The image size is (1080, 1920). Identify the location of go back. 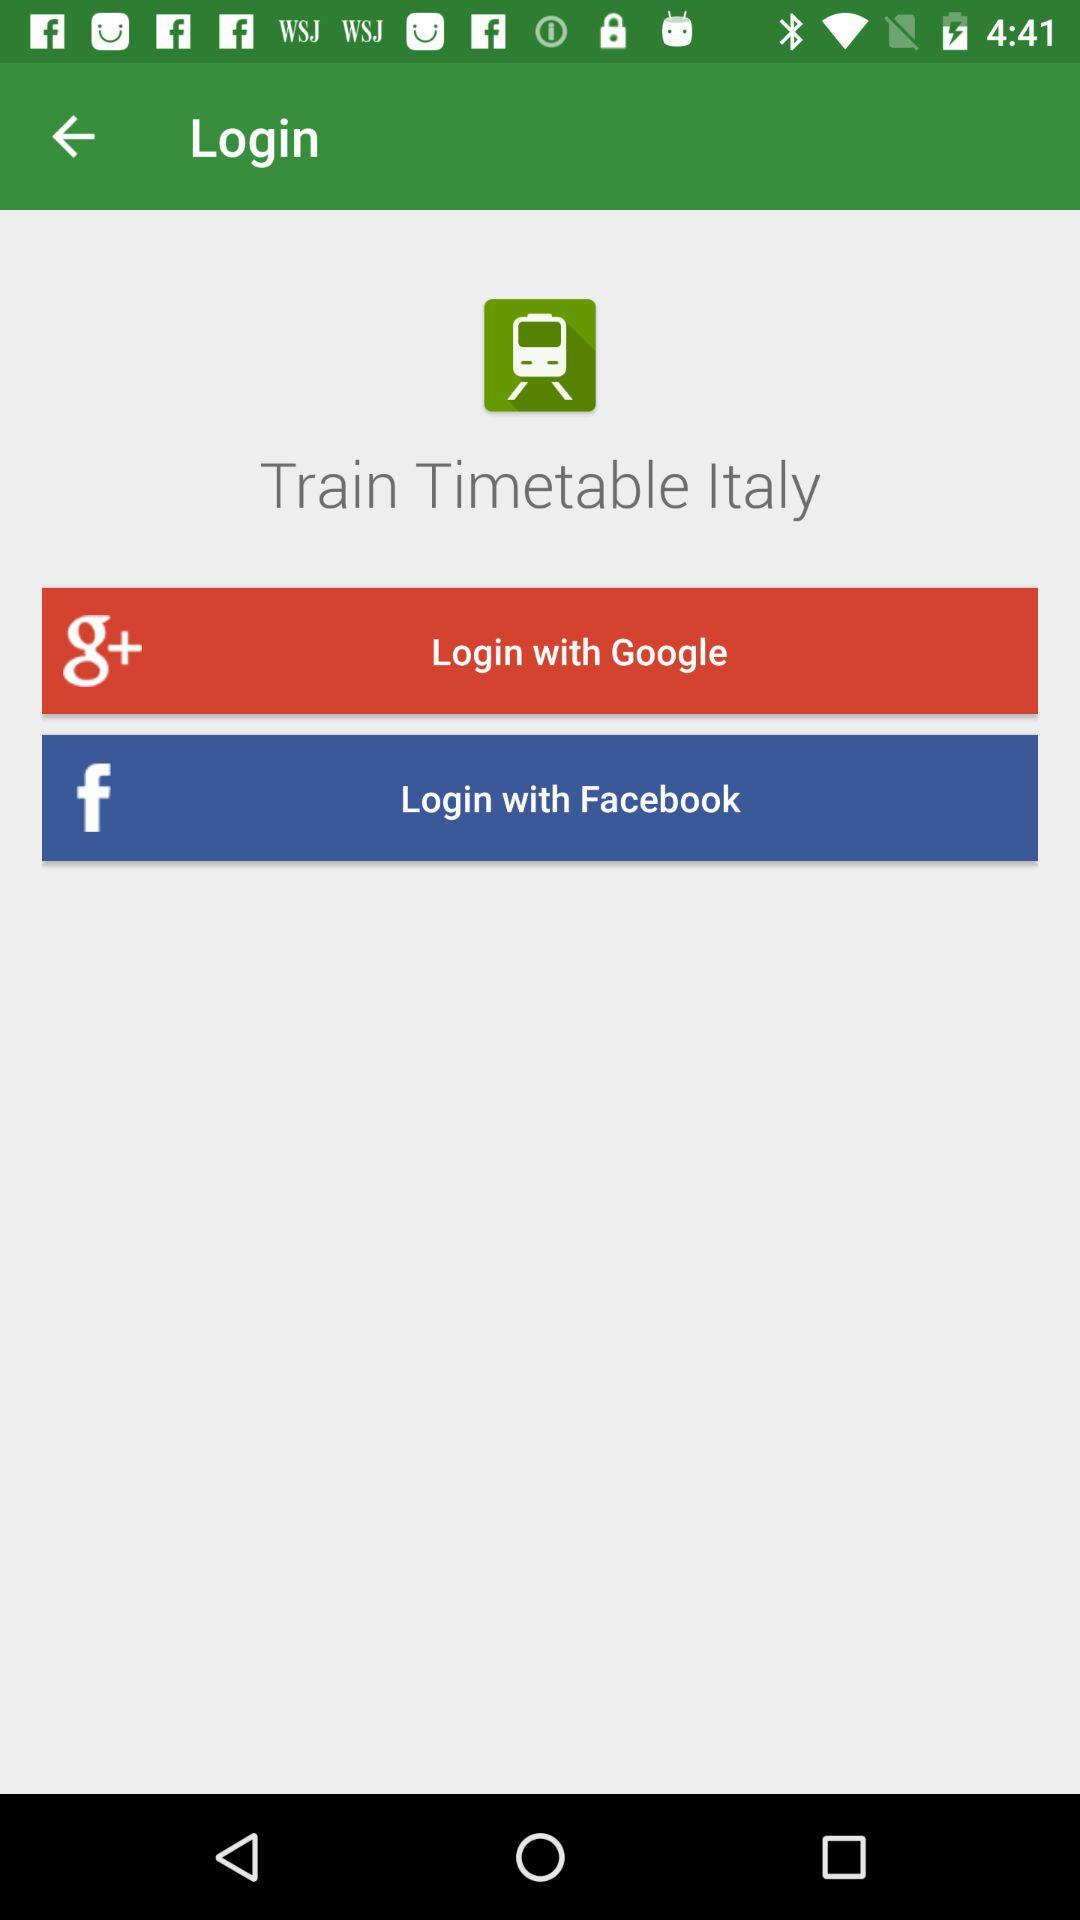
(88, 135).